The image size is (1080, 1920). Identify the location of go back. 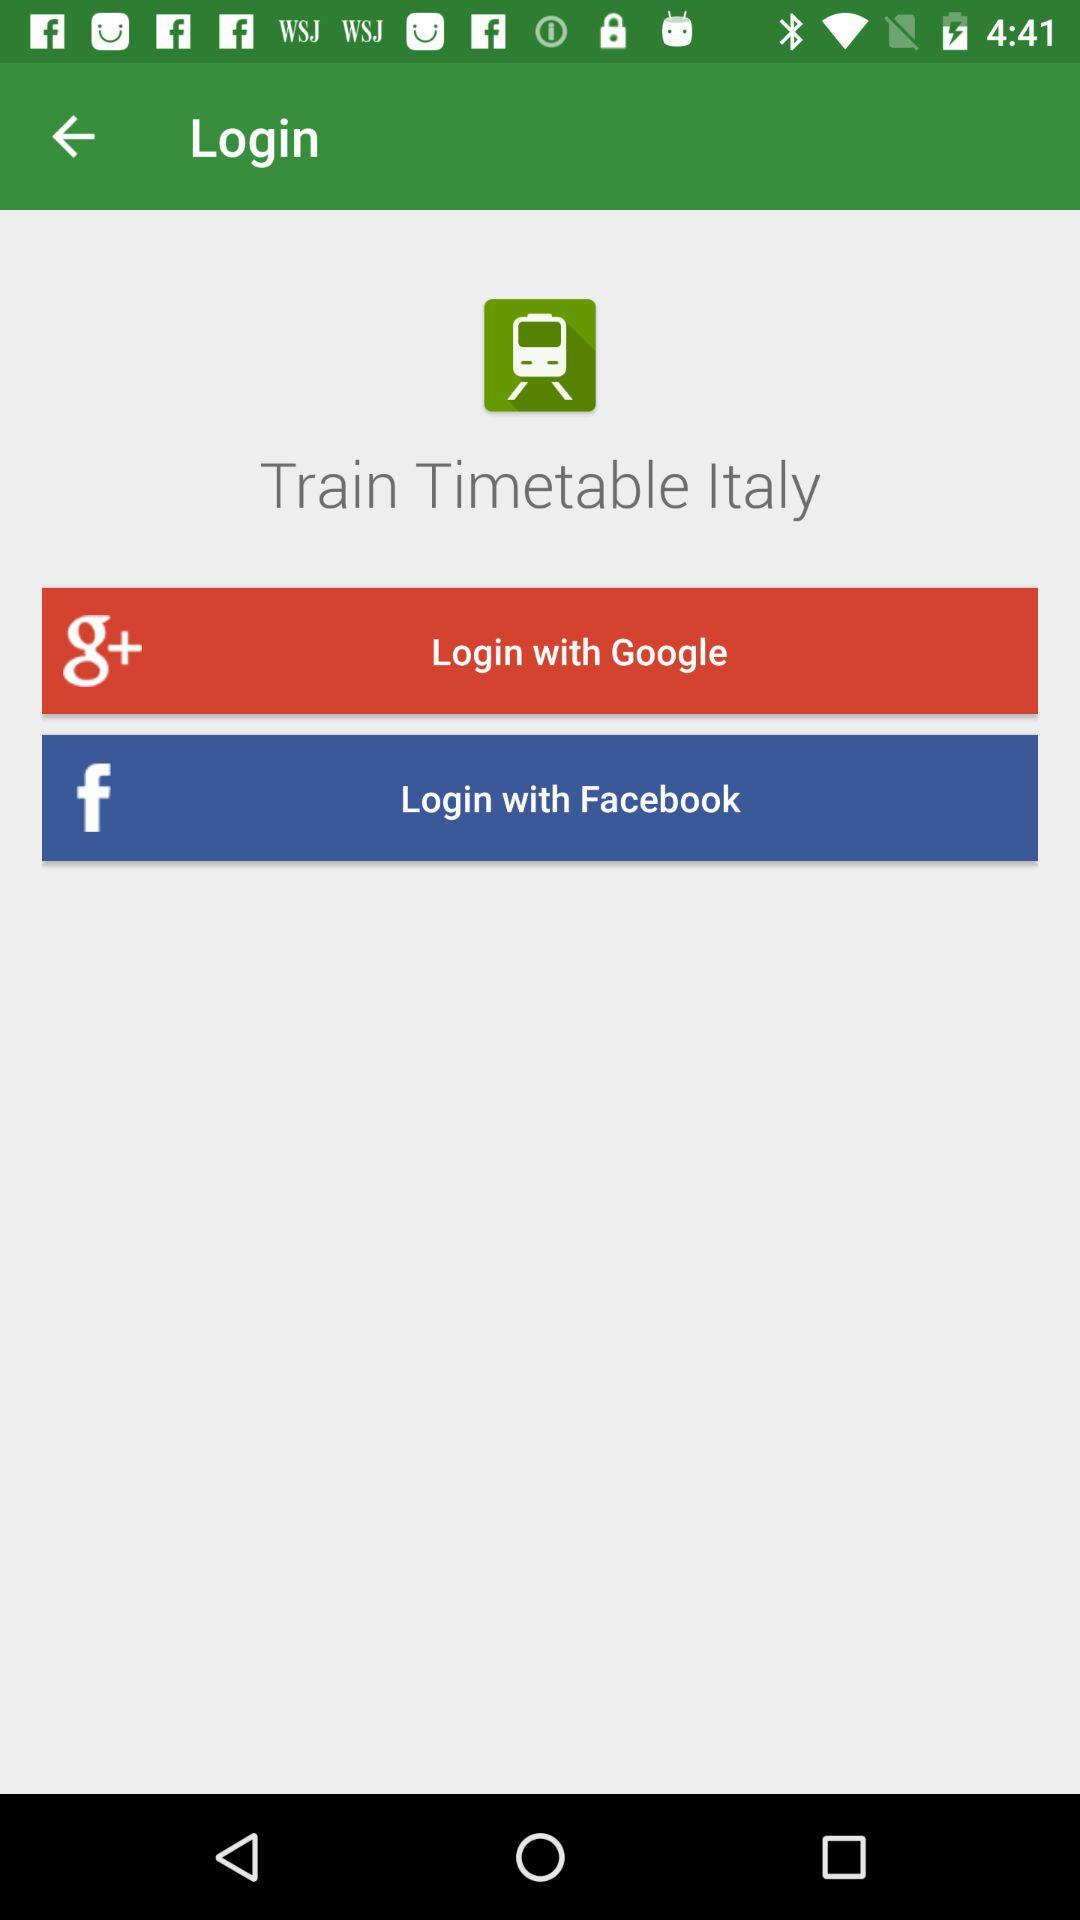
(88, 135).